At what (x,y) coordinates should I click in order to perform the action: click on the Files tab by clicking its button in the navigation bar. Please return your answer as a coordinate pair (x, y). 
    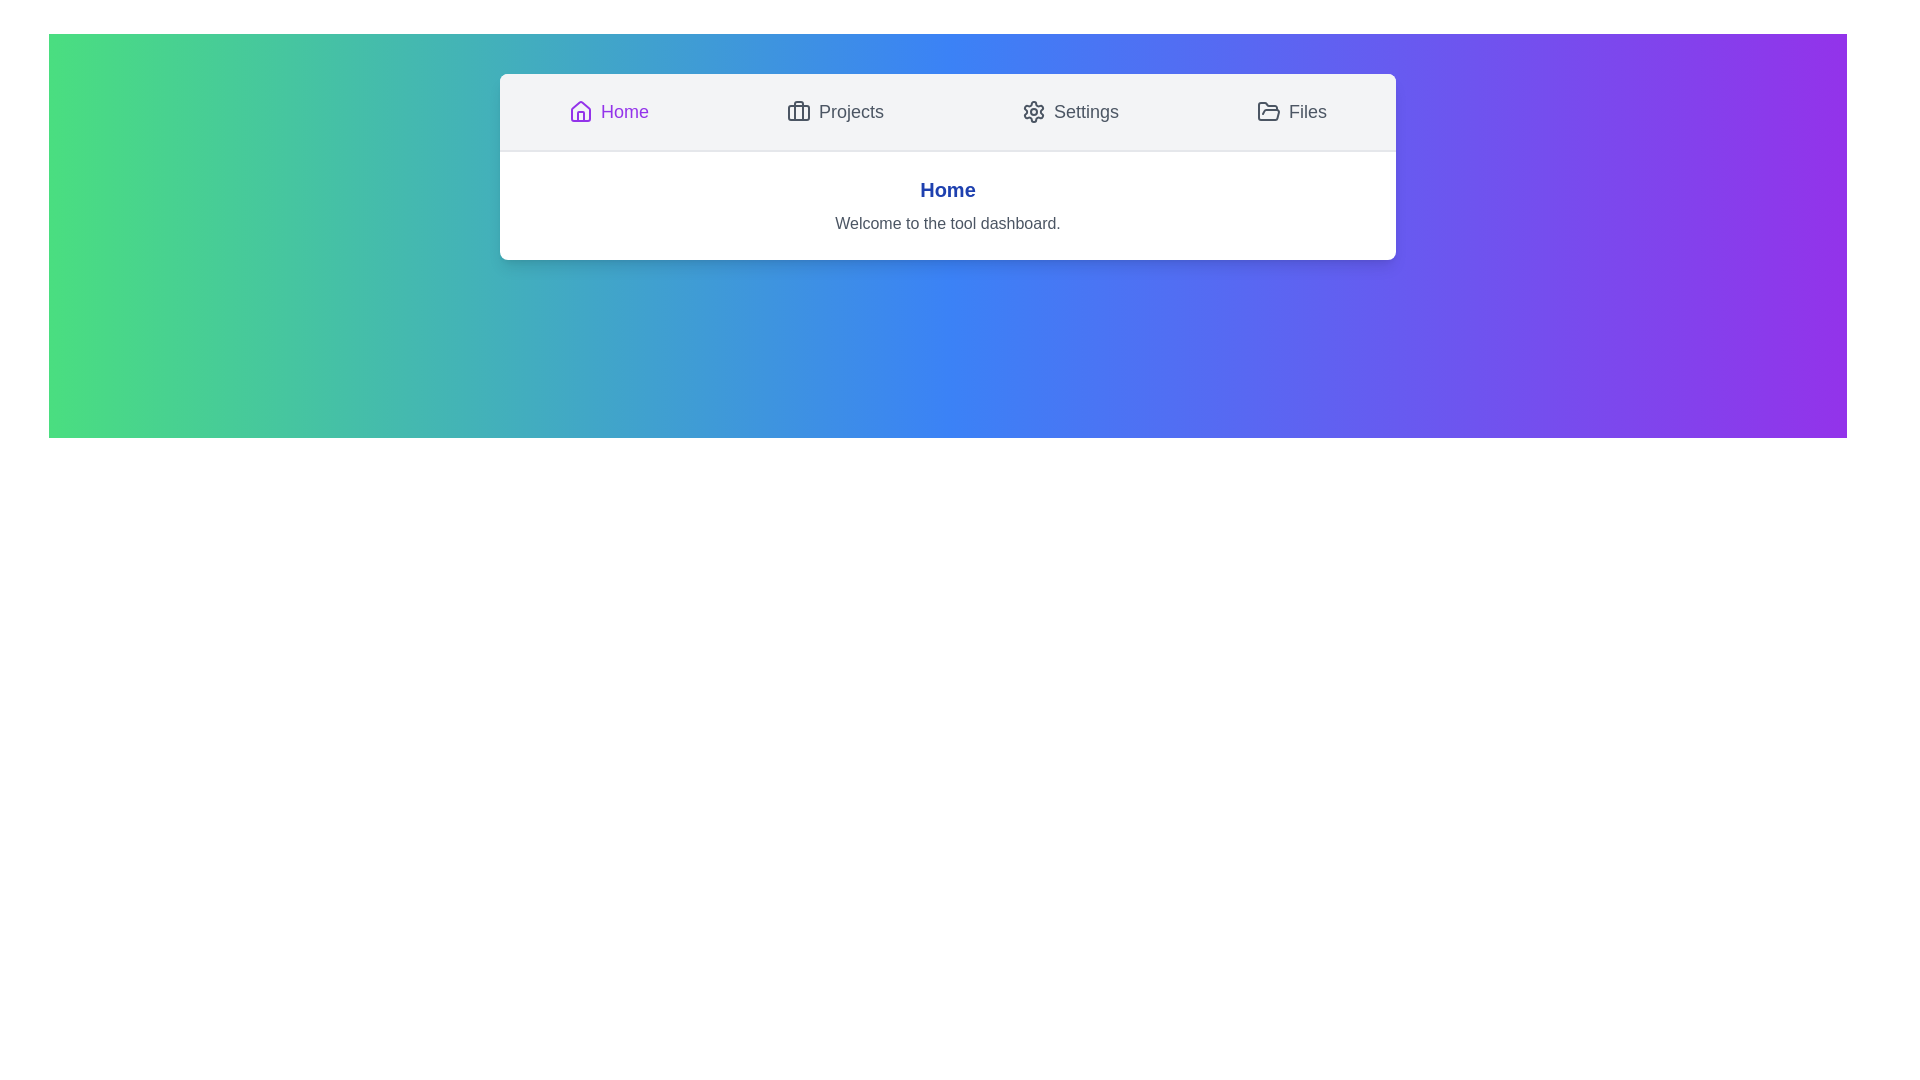
    Looking at the image, I should click on (1291, 111).